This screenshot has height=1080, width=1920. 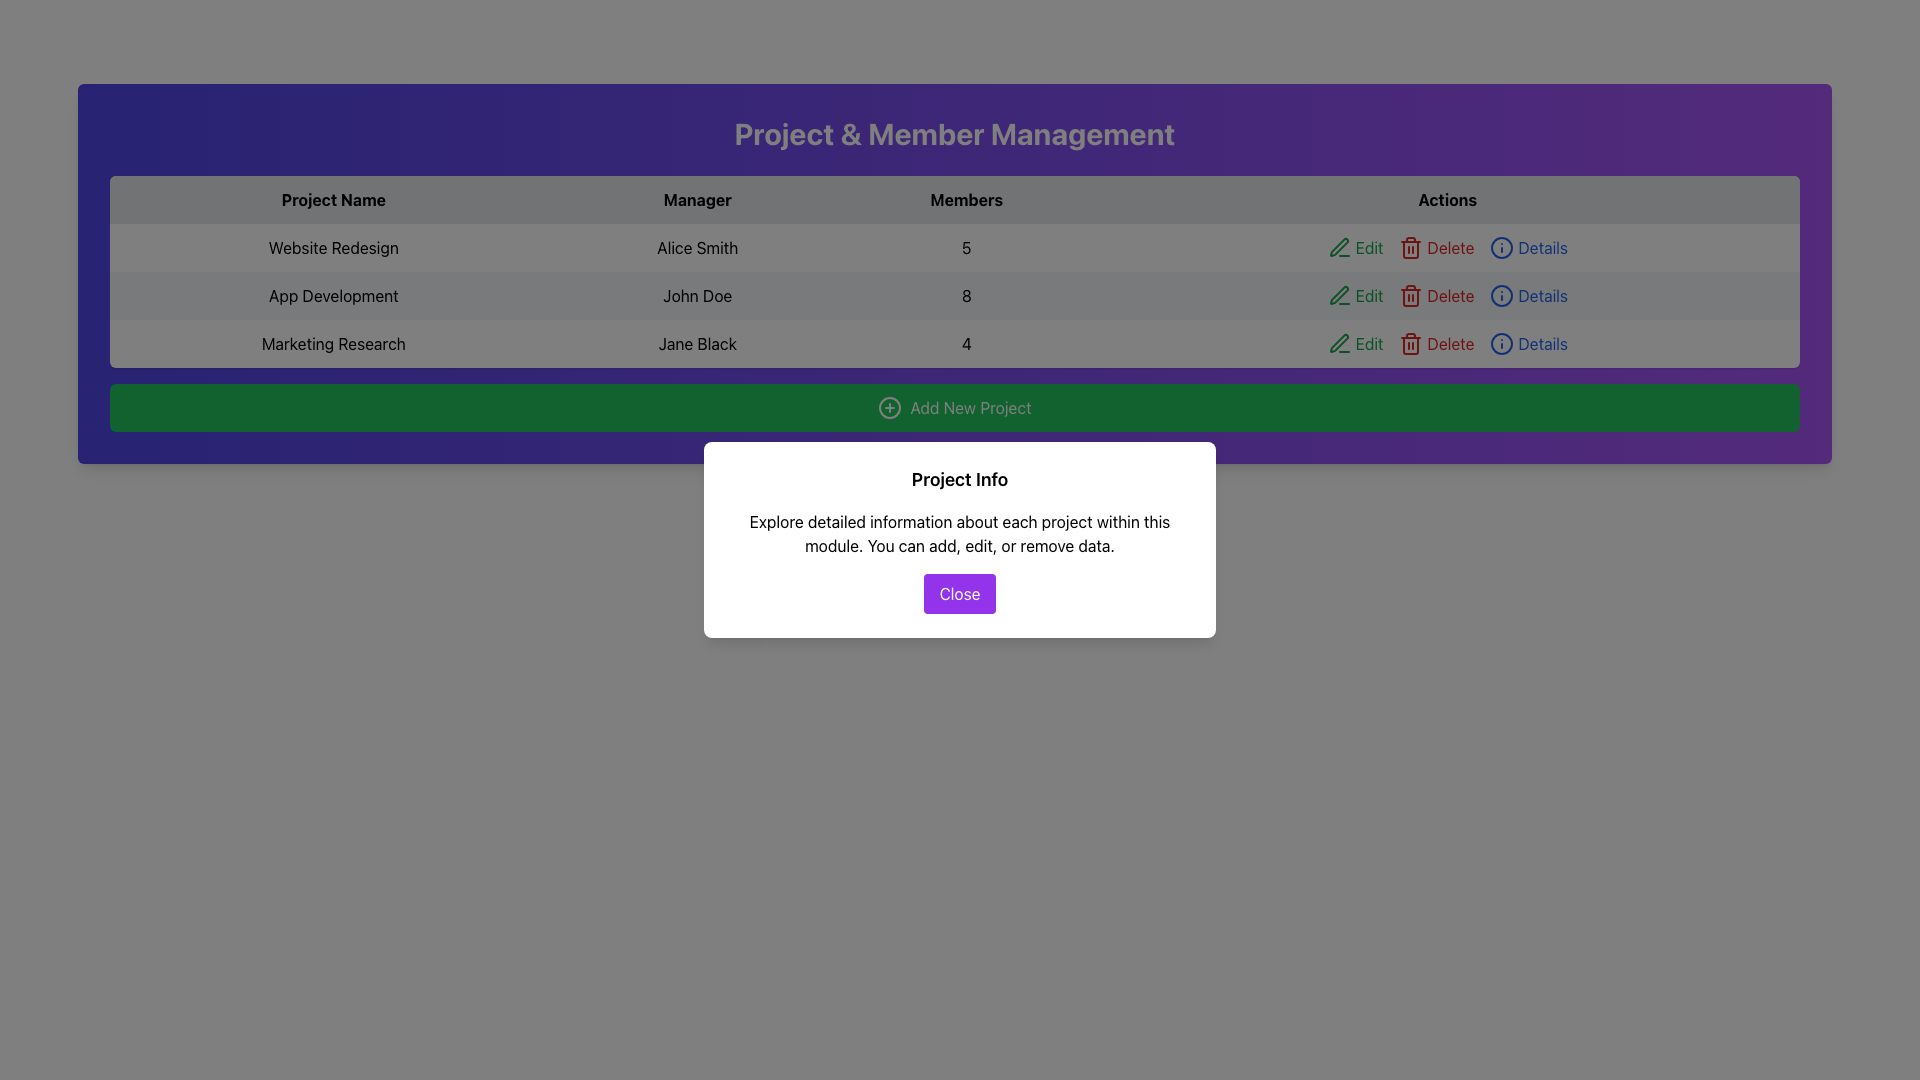 What do you see at coordinates (1528, 342) in the screenshot?
I see `the interactive text labeled 'Details' with an accompanying icon, which is the third clickable option under the 'Actions' column, located to the right of the 'Delete' option` at bounding box center [1528, 342].